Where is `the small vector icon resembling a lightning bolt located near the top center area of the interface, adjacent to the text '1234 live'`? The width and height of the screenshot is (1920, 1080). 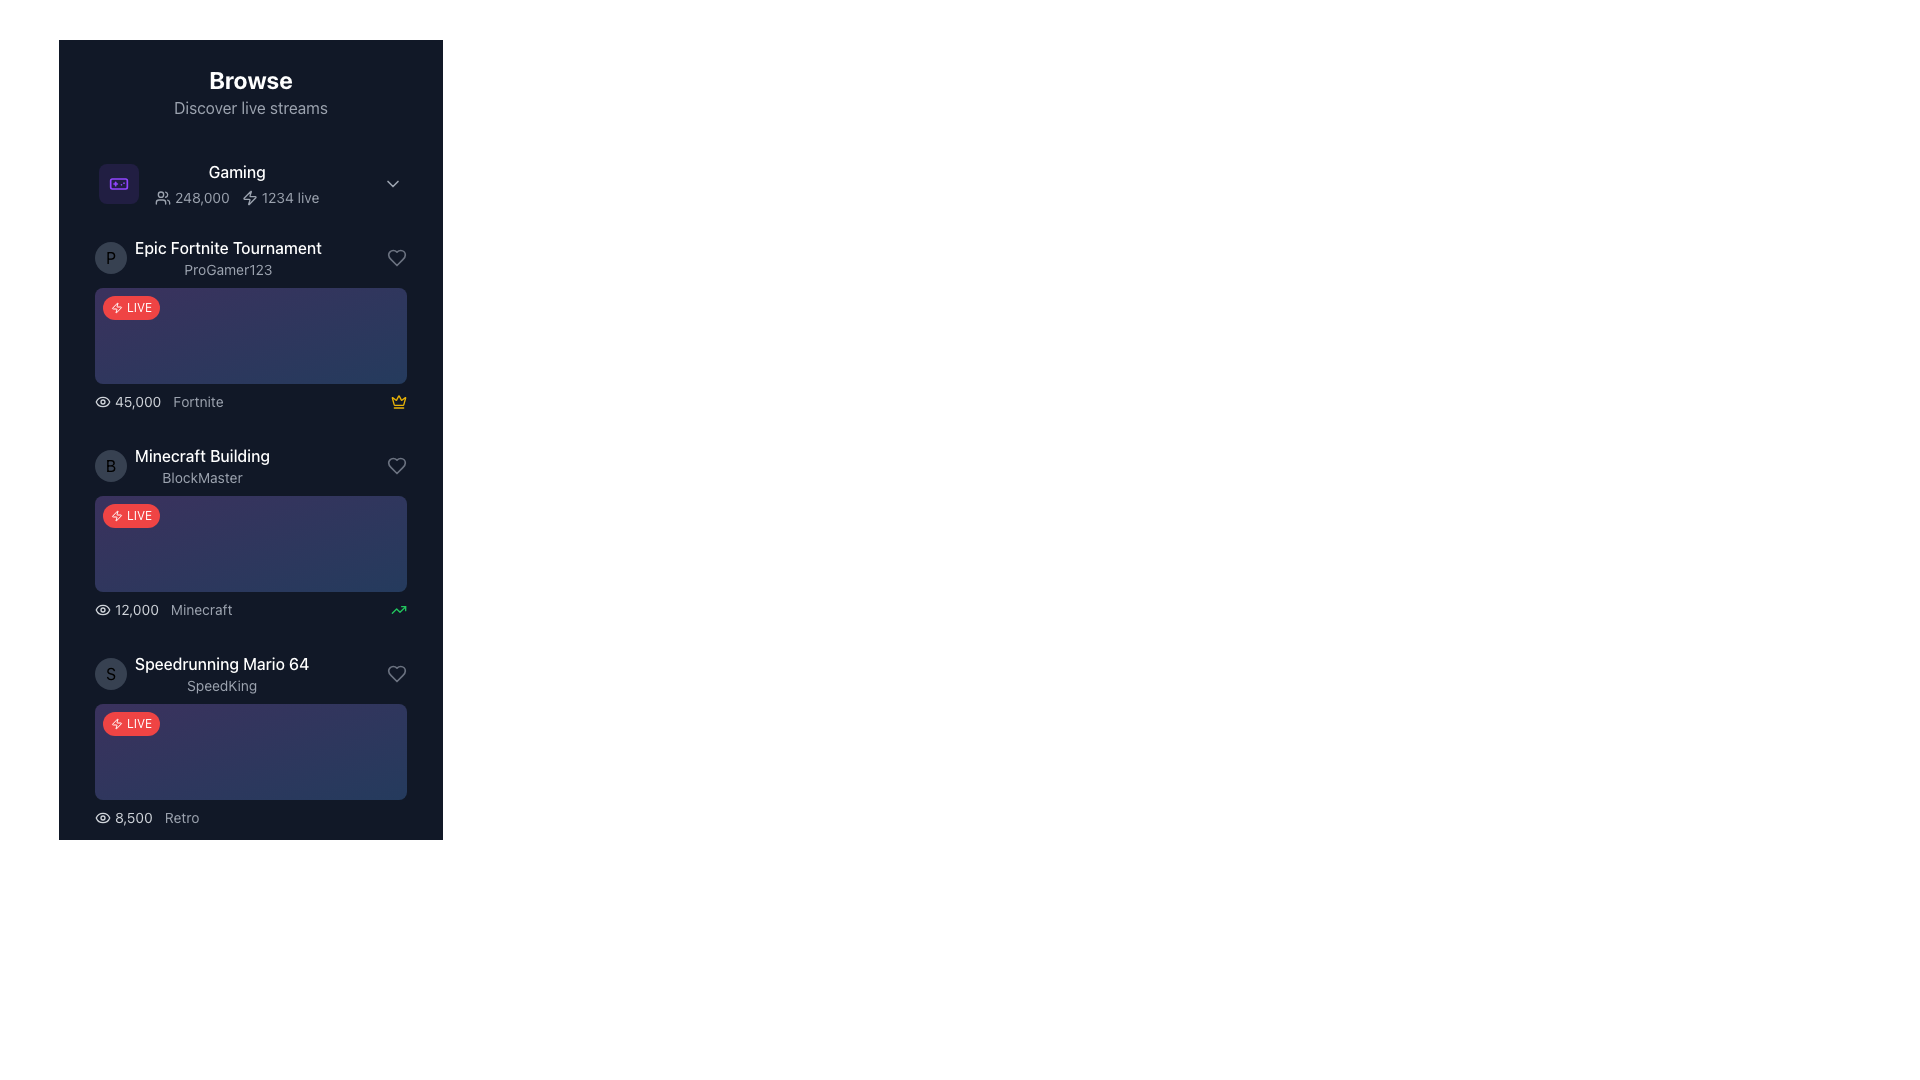 the small vector icon resembling a lightning bolt located near the top center area of the interface, adjacent to the text '1234 live' is located at coordinates (115, 515).